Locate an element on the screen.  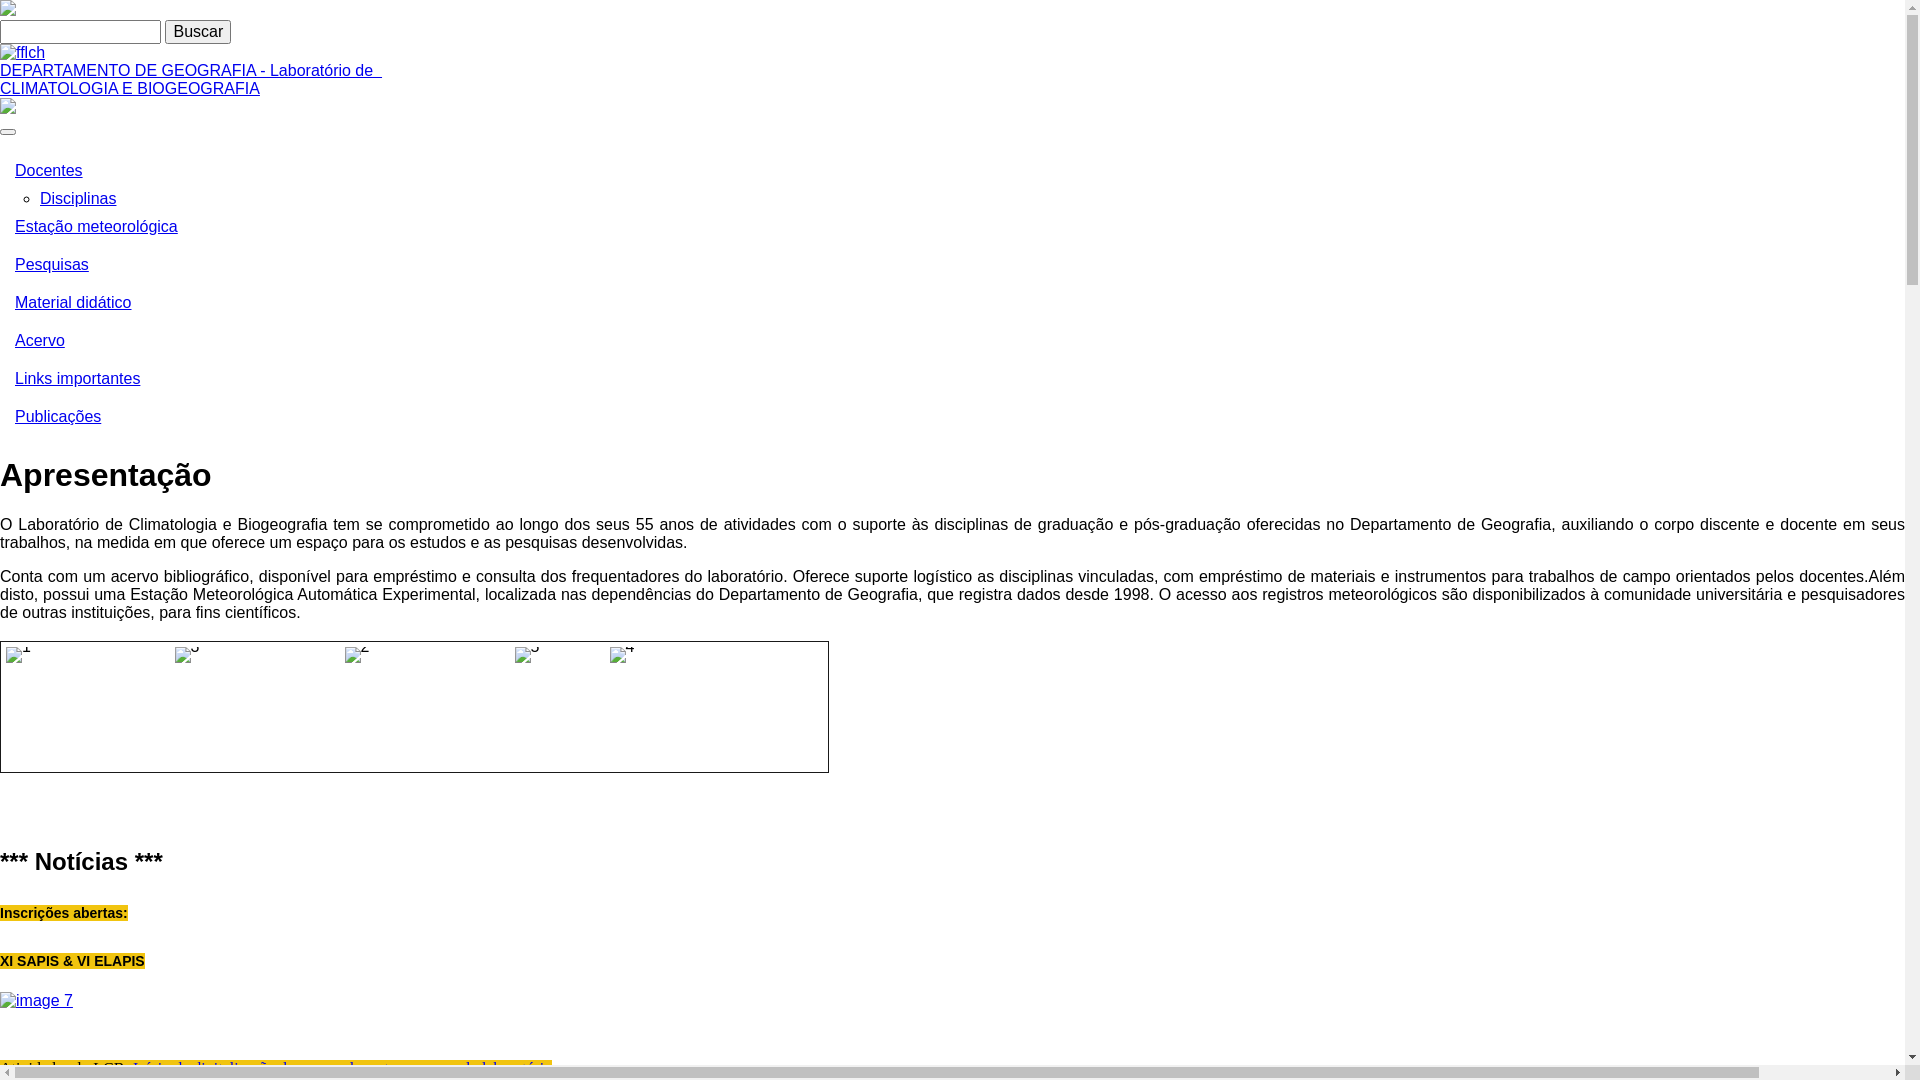
'CLIMATOLOGIA E BIOGEOGRAFIA' is located at coordinates (128, 87).